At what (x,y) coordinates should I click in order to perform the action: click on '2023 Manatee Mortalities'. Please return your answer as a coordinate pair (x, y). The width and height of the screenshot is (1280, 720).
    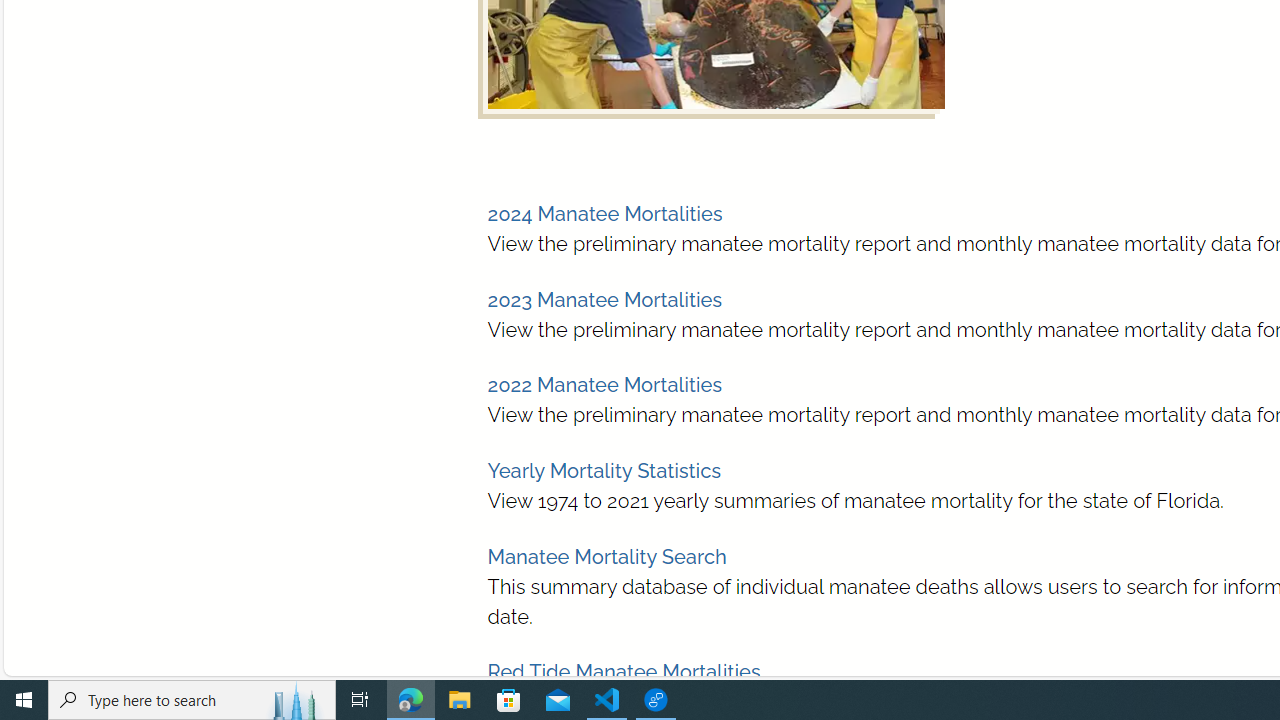
    Looking at the image, I should click on (603, 299).